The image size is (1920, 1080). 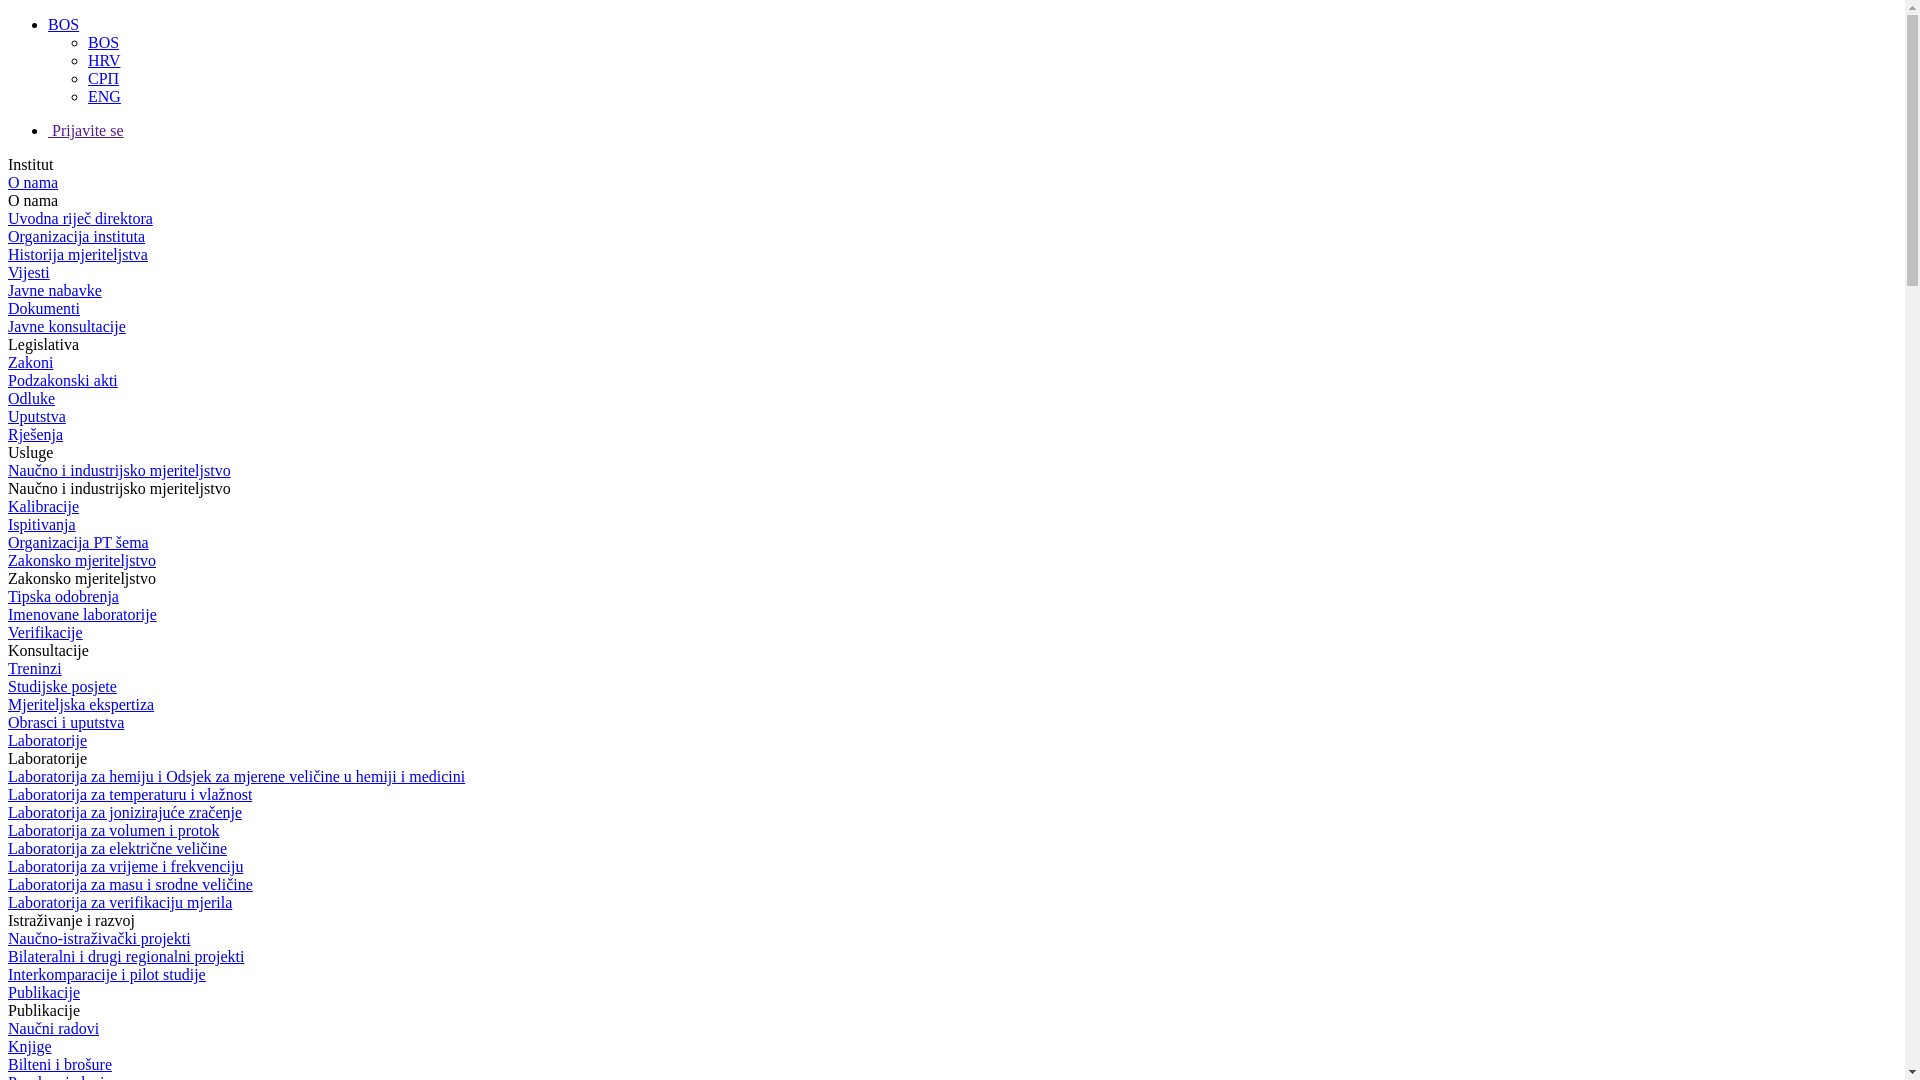 I want to click on 'Laboratorije', so click(x=47, y=740).